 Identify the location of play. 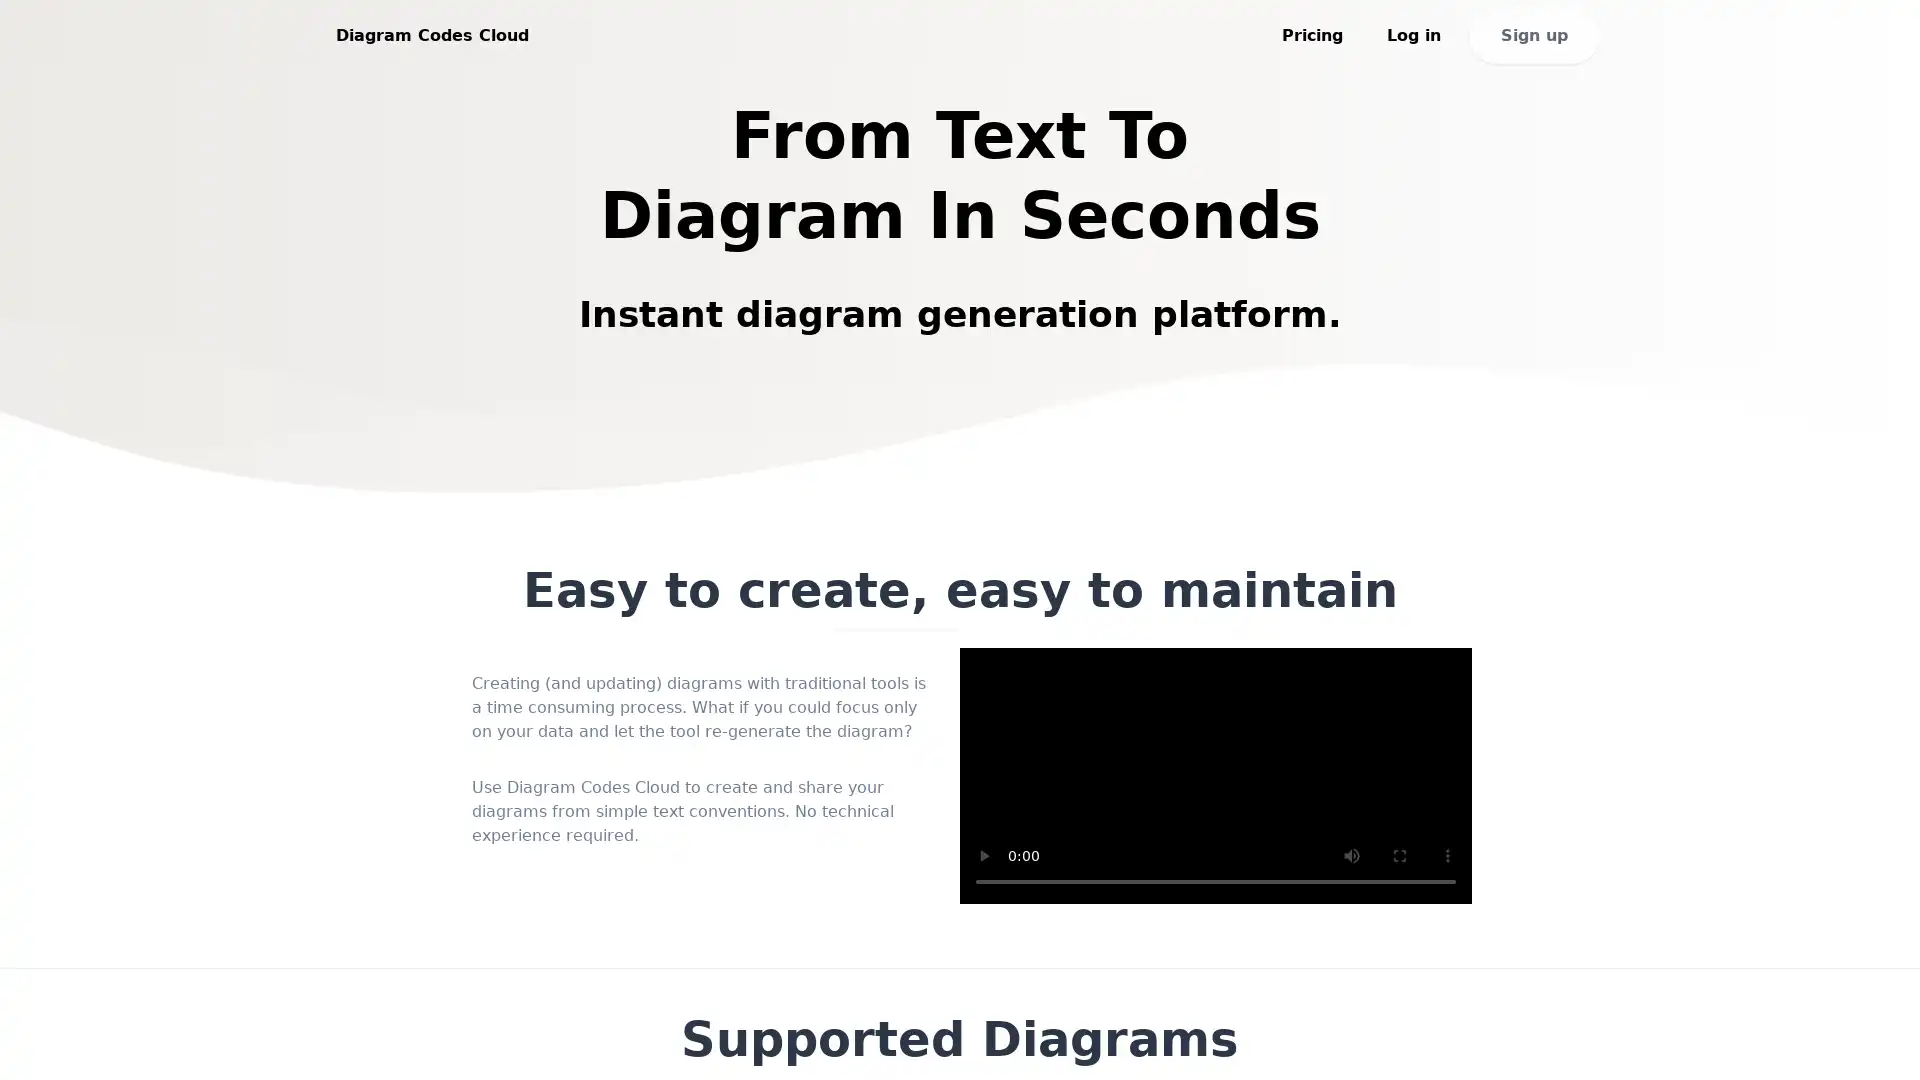
(983, 855).